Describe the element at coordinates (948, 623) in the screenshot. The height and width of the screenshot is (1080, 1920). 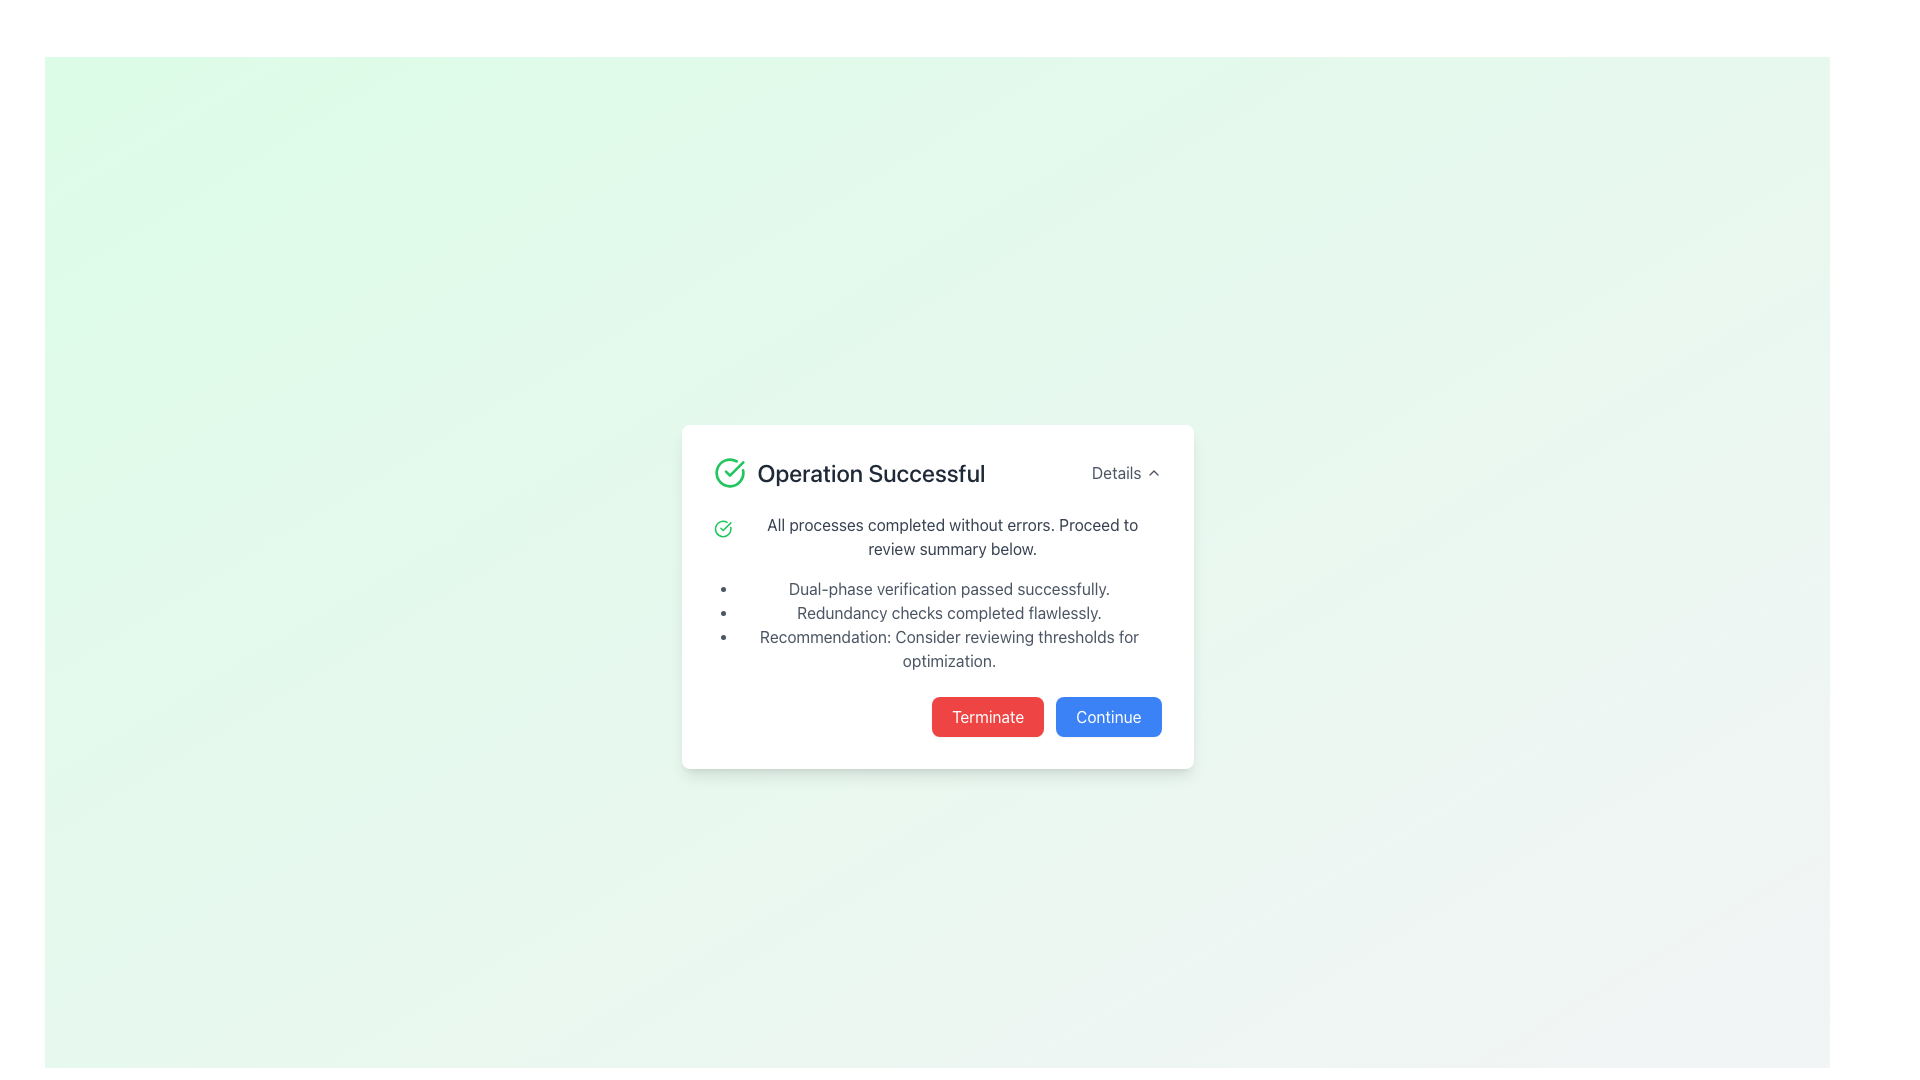
I see `text from the bullet-point list that displays the three completed status messages, located within the confirmation dialog box below the message 'All processes completed without errors.'` at that location.